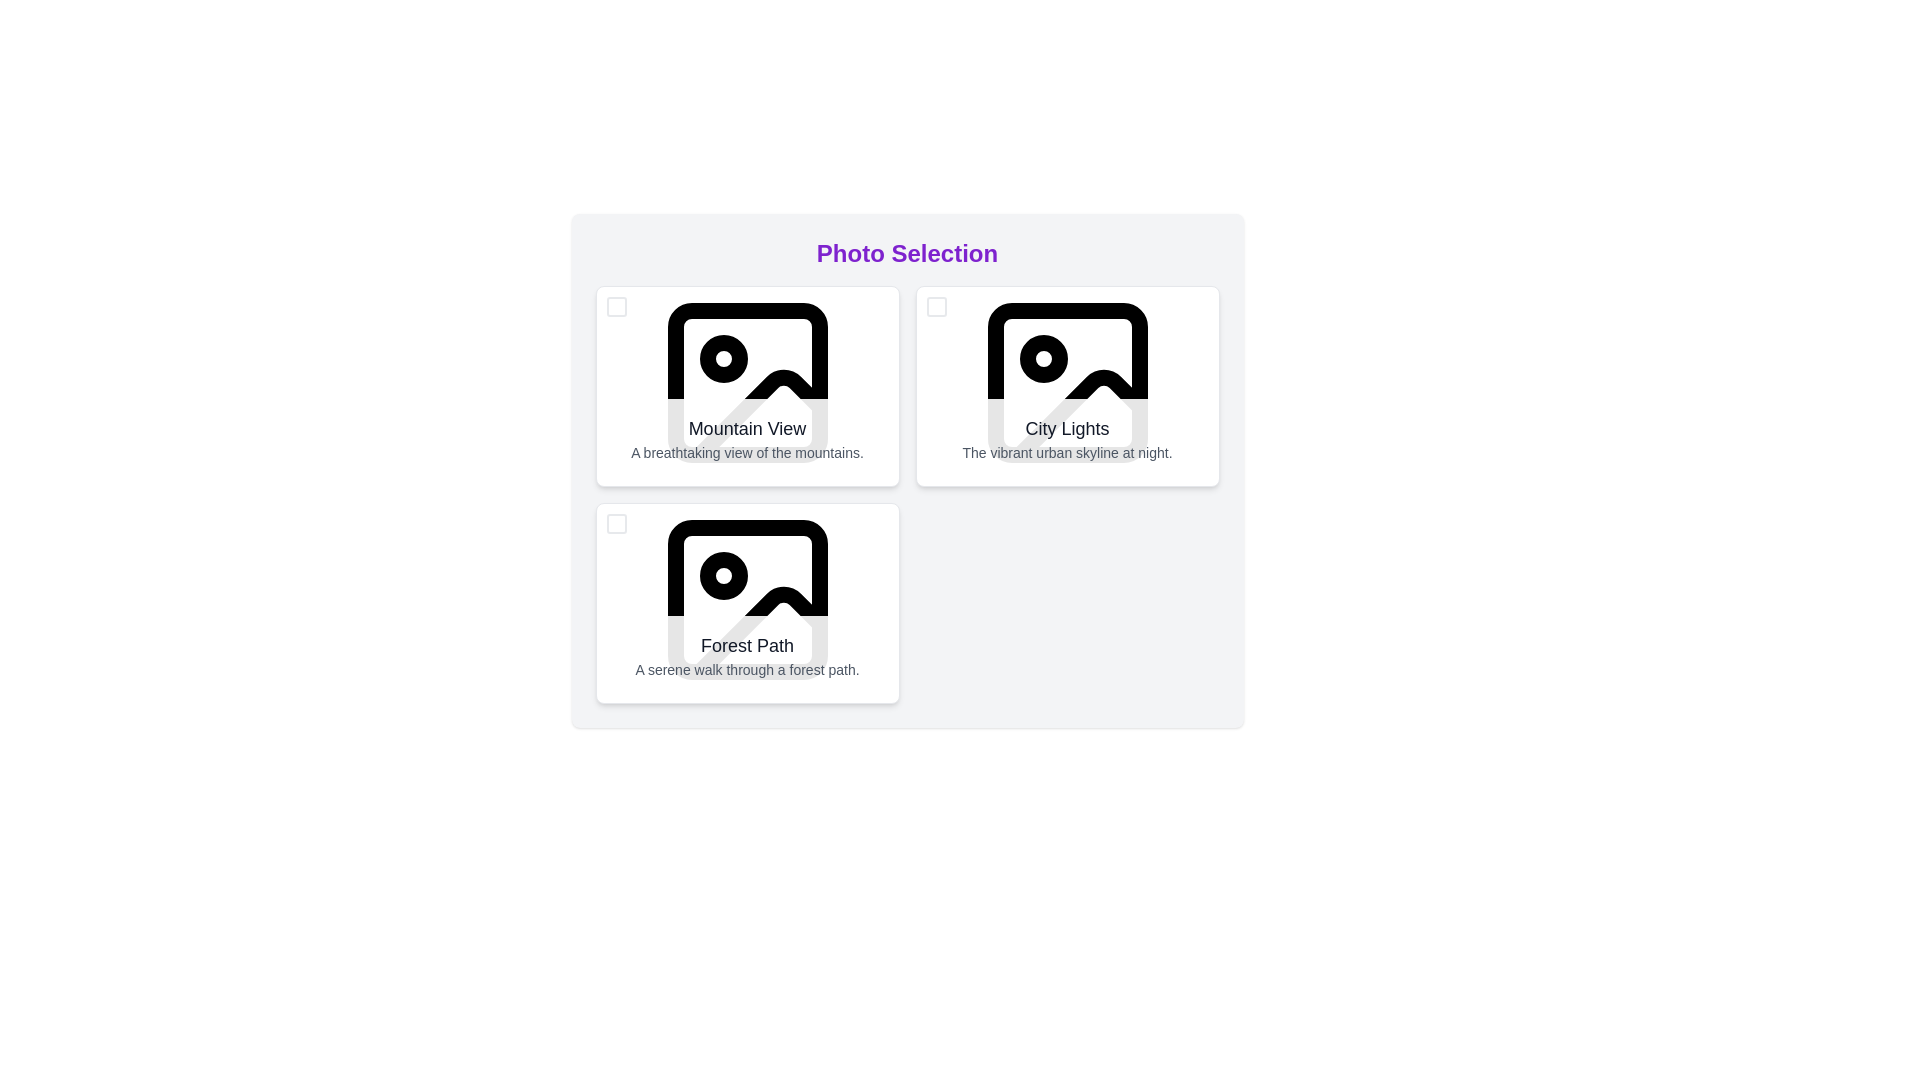 Image resolution: width=1920 pixels, height=1080 pixels. What do you see at coordinates (746, 645) in the screenshot?
I see `the descriptive text label located in the lower part of the third box in the grid layout, which provides a title or name for the associated image` at bounding box center [746, 645].